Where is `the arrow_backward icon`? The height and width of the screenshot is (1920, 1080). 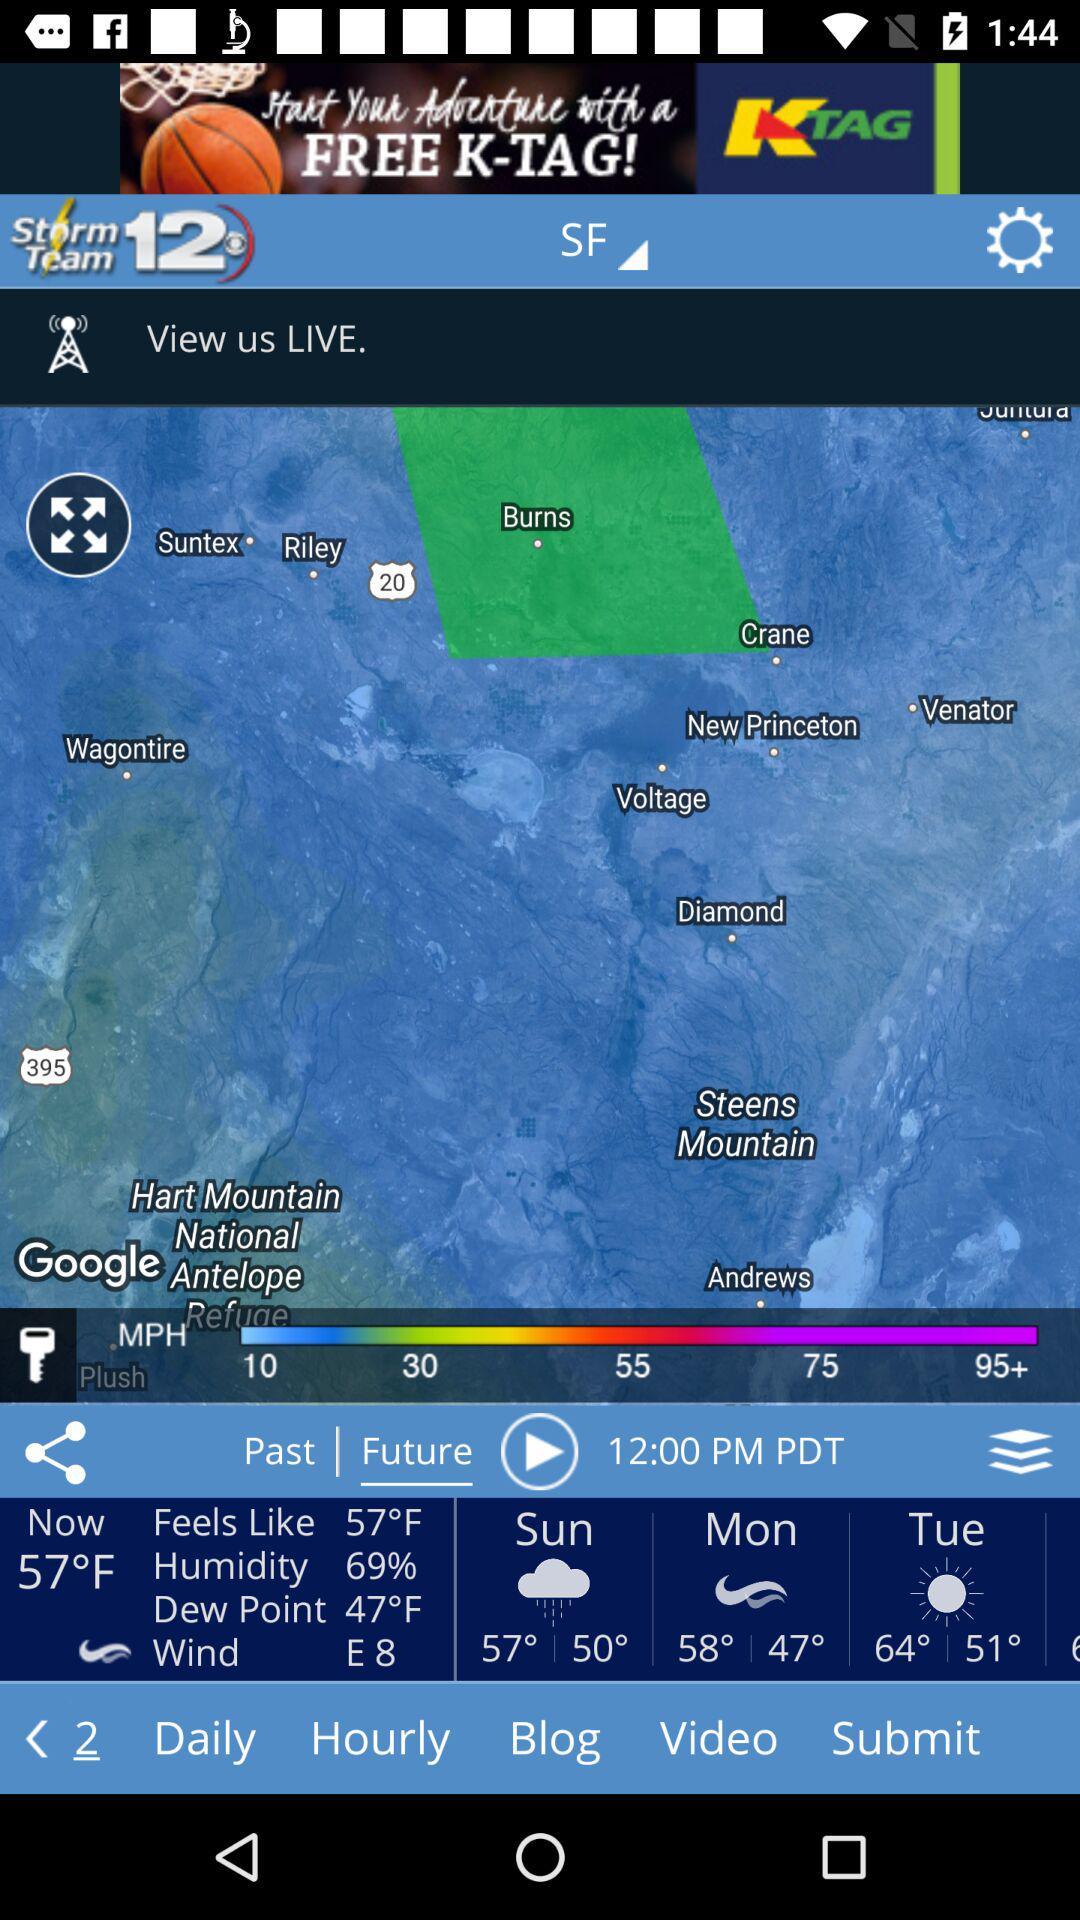
the arrow_backward icon is located at coordinates (36, 1737).